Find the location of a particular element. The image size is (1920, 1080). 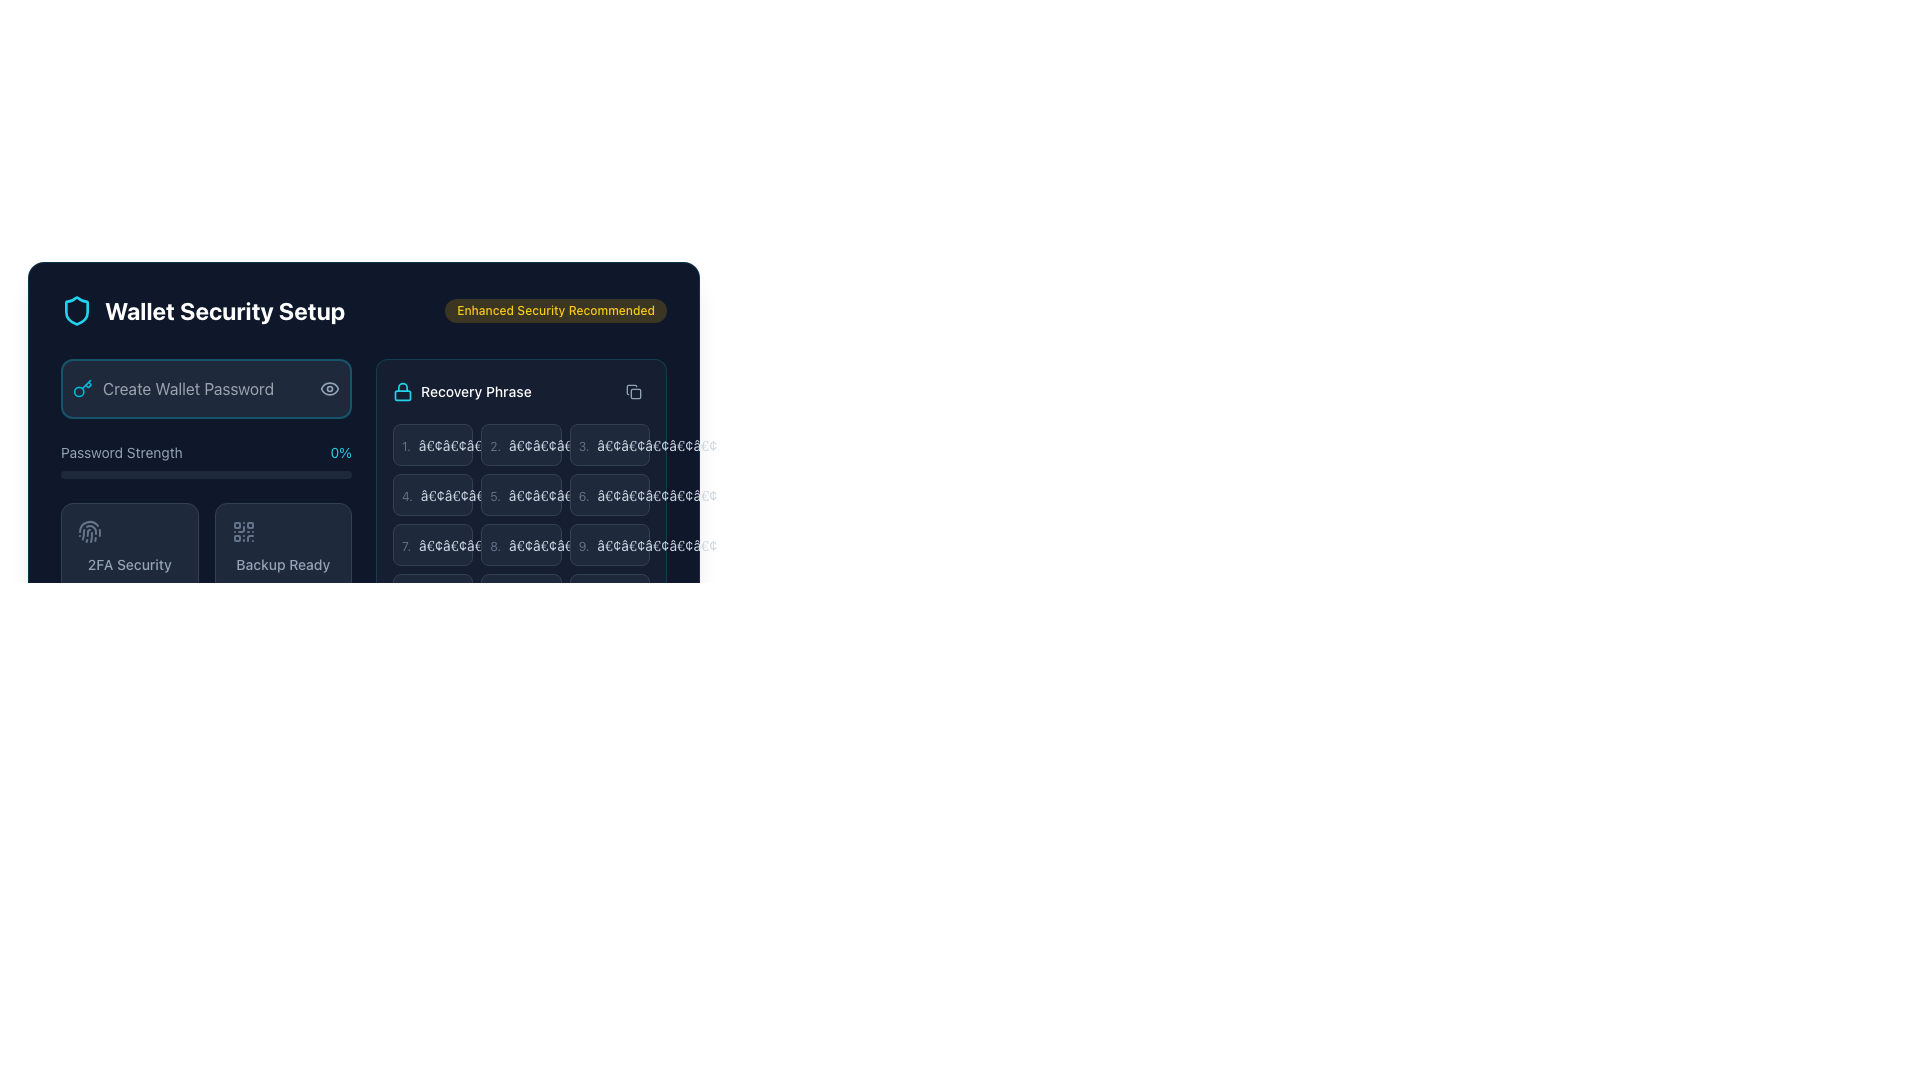

the text element displaying 'Wallet Security Setup' in bold white font, which is centrally placed next to a shield icon on a dark background is located at coordinates (225, 311).